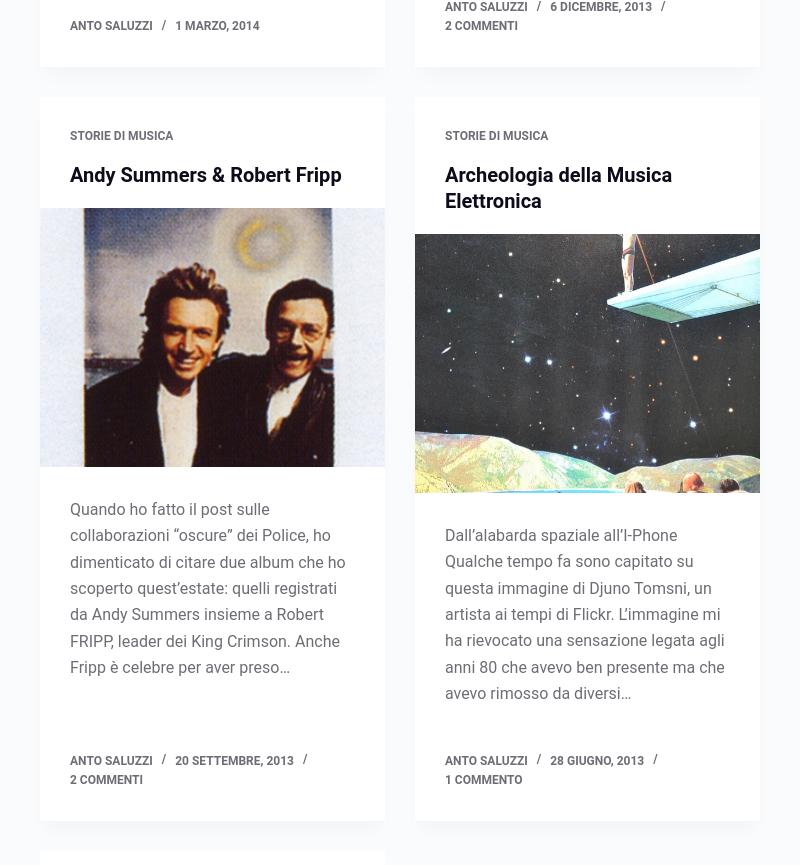 The width and height of the screenshot is (800, 865). I want to click on 'Anto Saluzzi', so click(109, 135).